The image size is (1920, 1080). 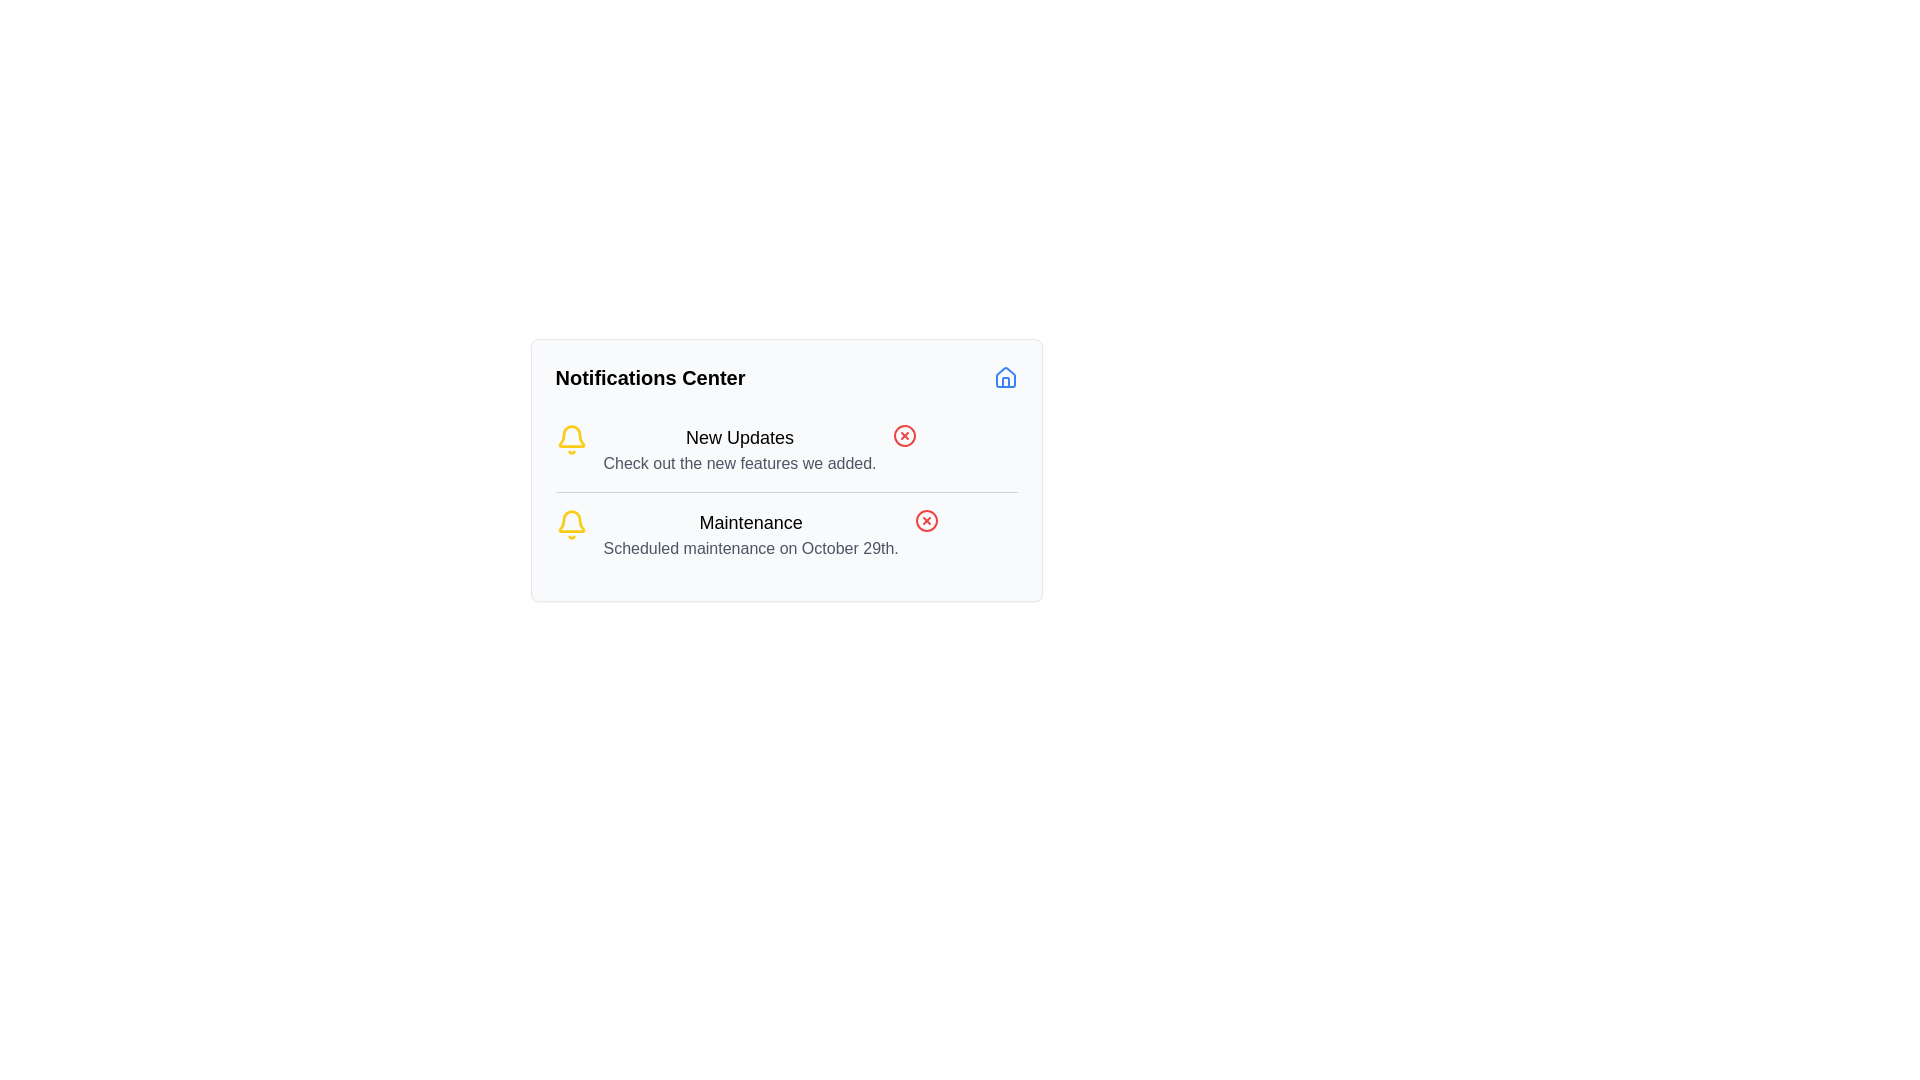 What do you see at coordinates (750, 548) in the screenshot?
I see `the informational text label about the scheduled maintenance event located under the 'Maintenance' notification in the 'Notifications Center'` at bounding box center [750, 548].